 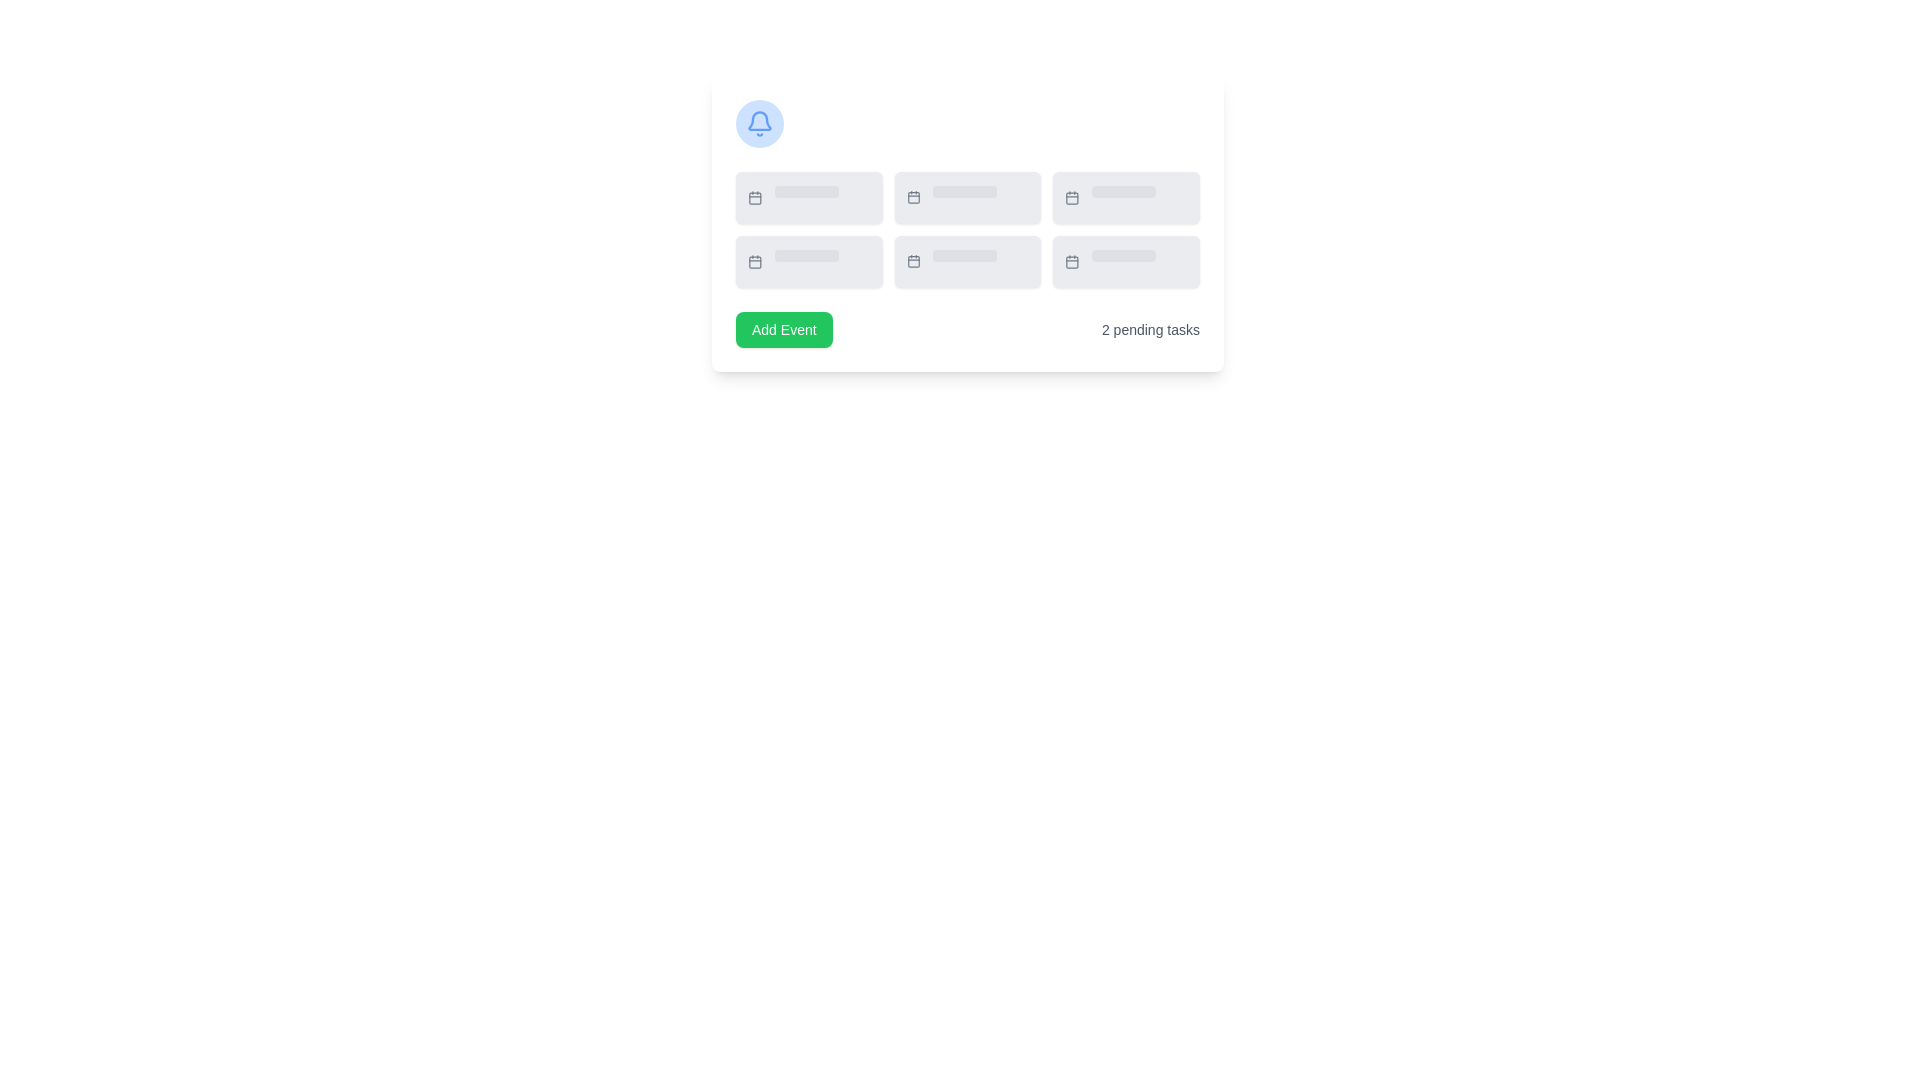 I want to click on the calendar icon, which is gray and contained within a rounded background, located in the second row, middle column of the list/grid, so click(x=912, y=197).